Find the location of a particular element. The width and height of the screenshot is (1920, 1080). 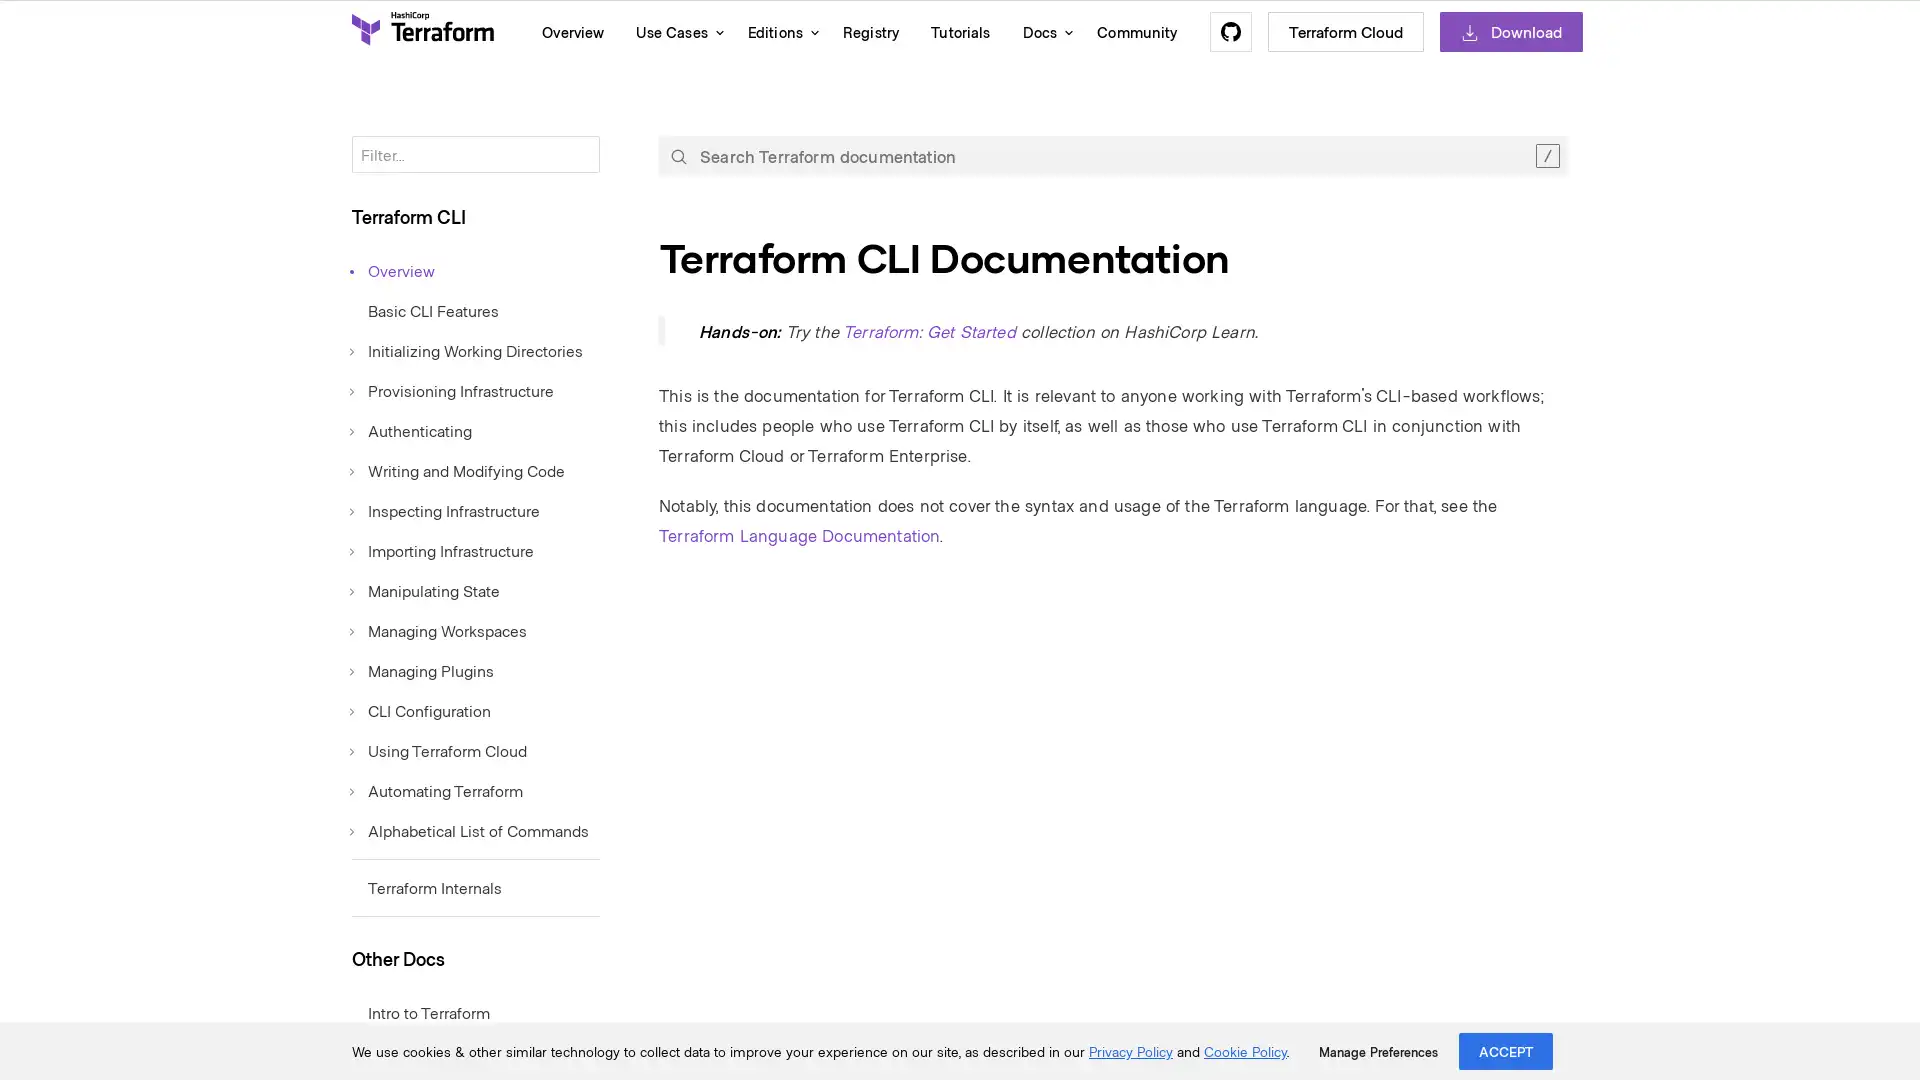

Use Cases is located at coordinates (675, 31).